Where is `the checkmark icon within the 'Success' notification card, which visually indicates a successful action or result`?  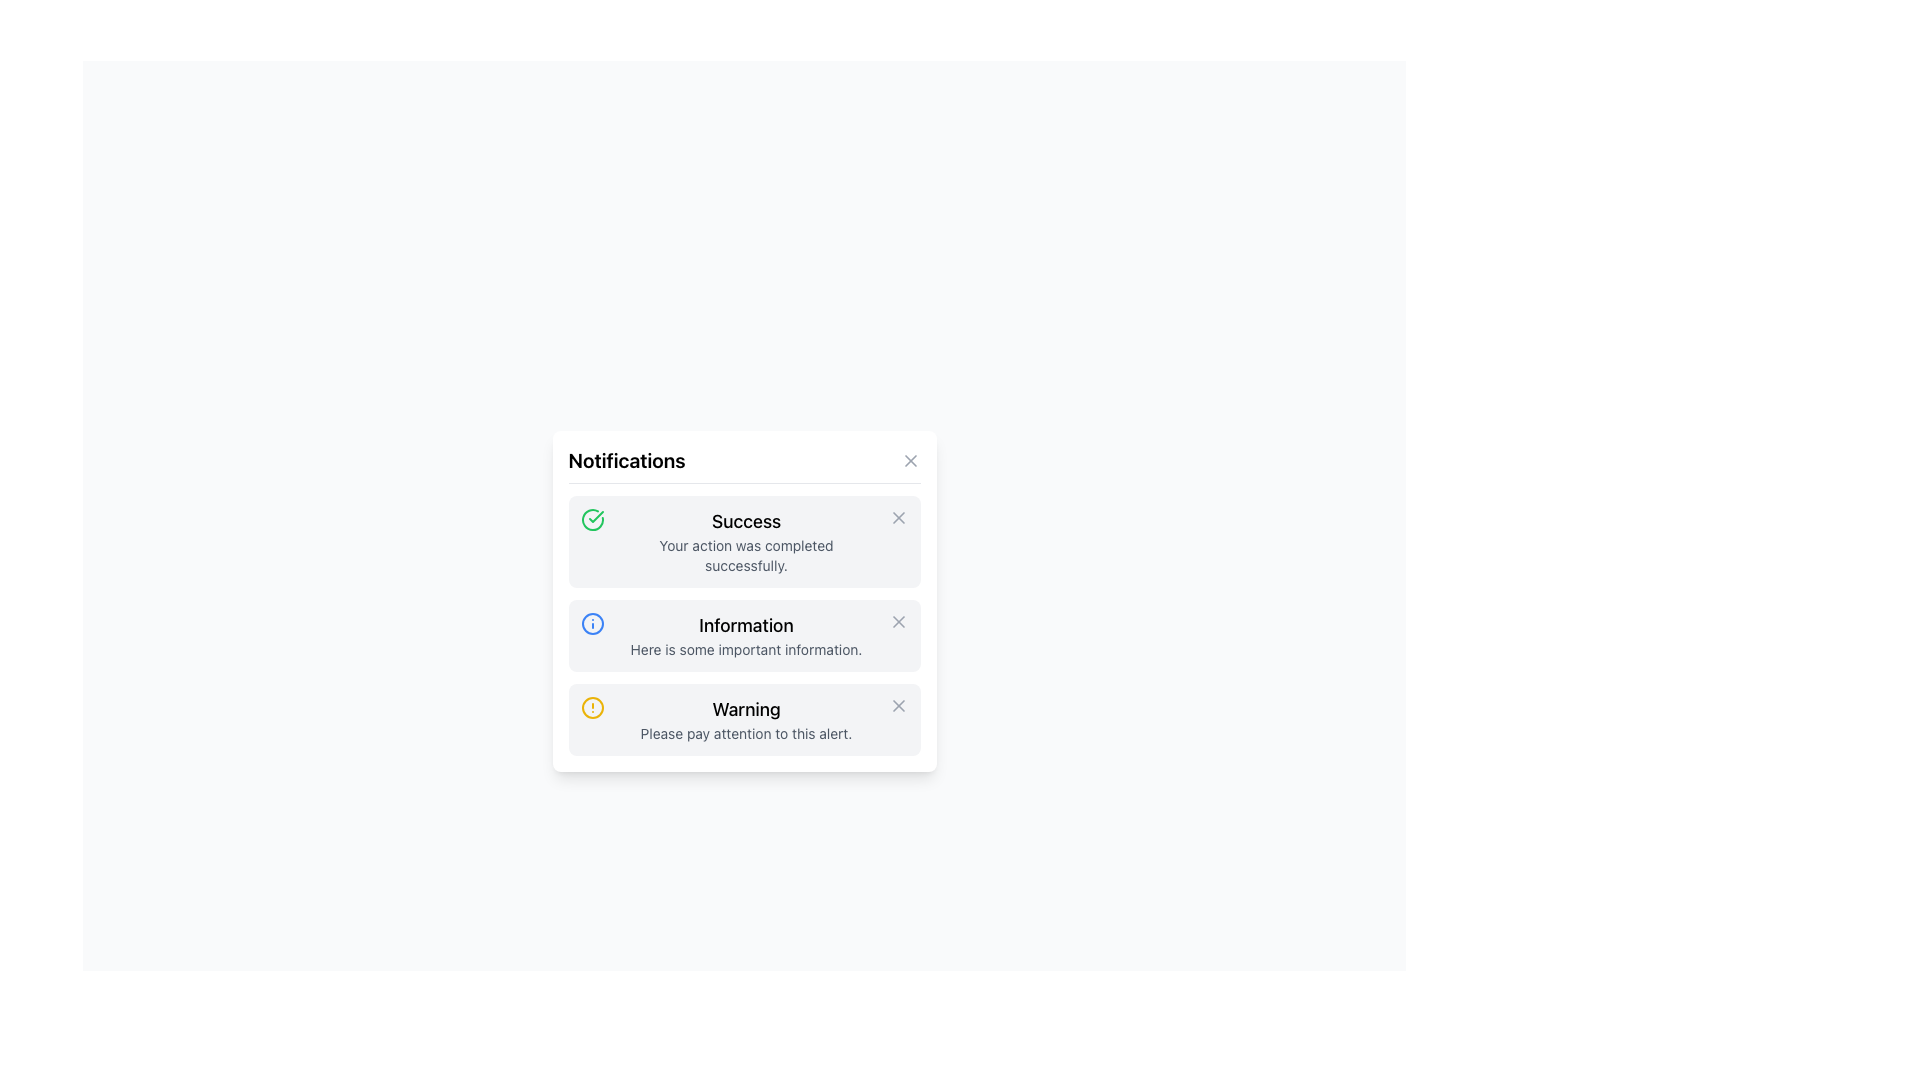
the checkmark icon within the 'Success' notification card, which visually indicates a successful action or result is located at coordinates (594, 515).